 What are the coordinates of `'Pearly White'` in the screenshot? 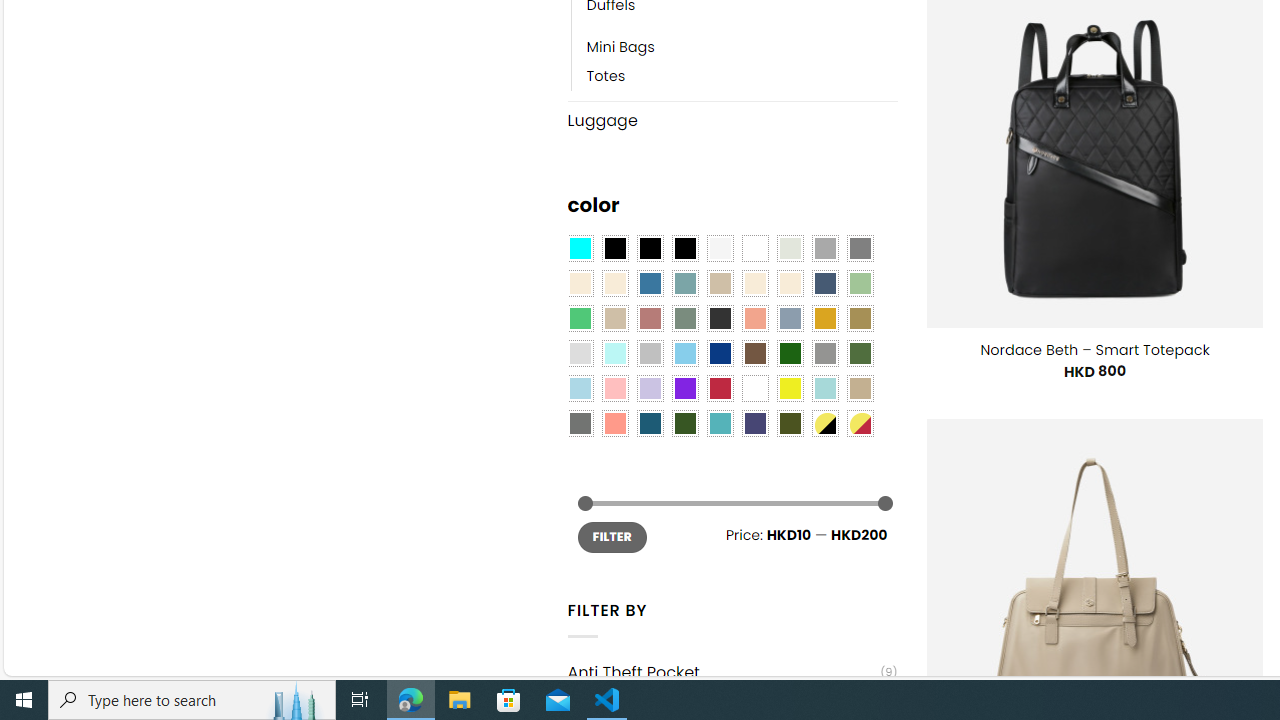 It's located at (720, 248).